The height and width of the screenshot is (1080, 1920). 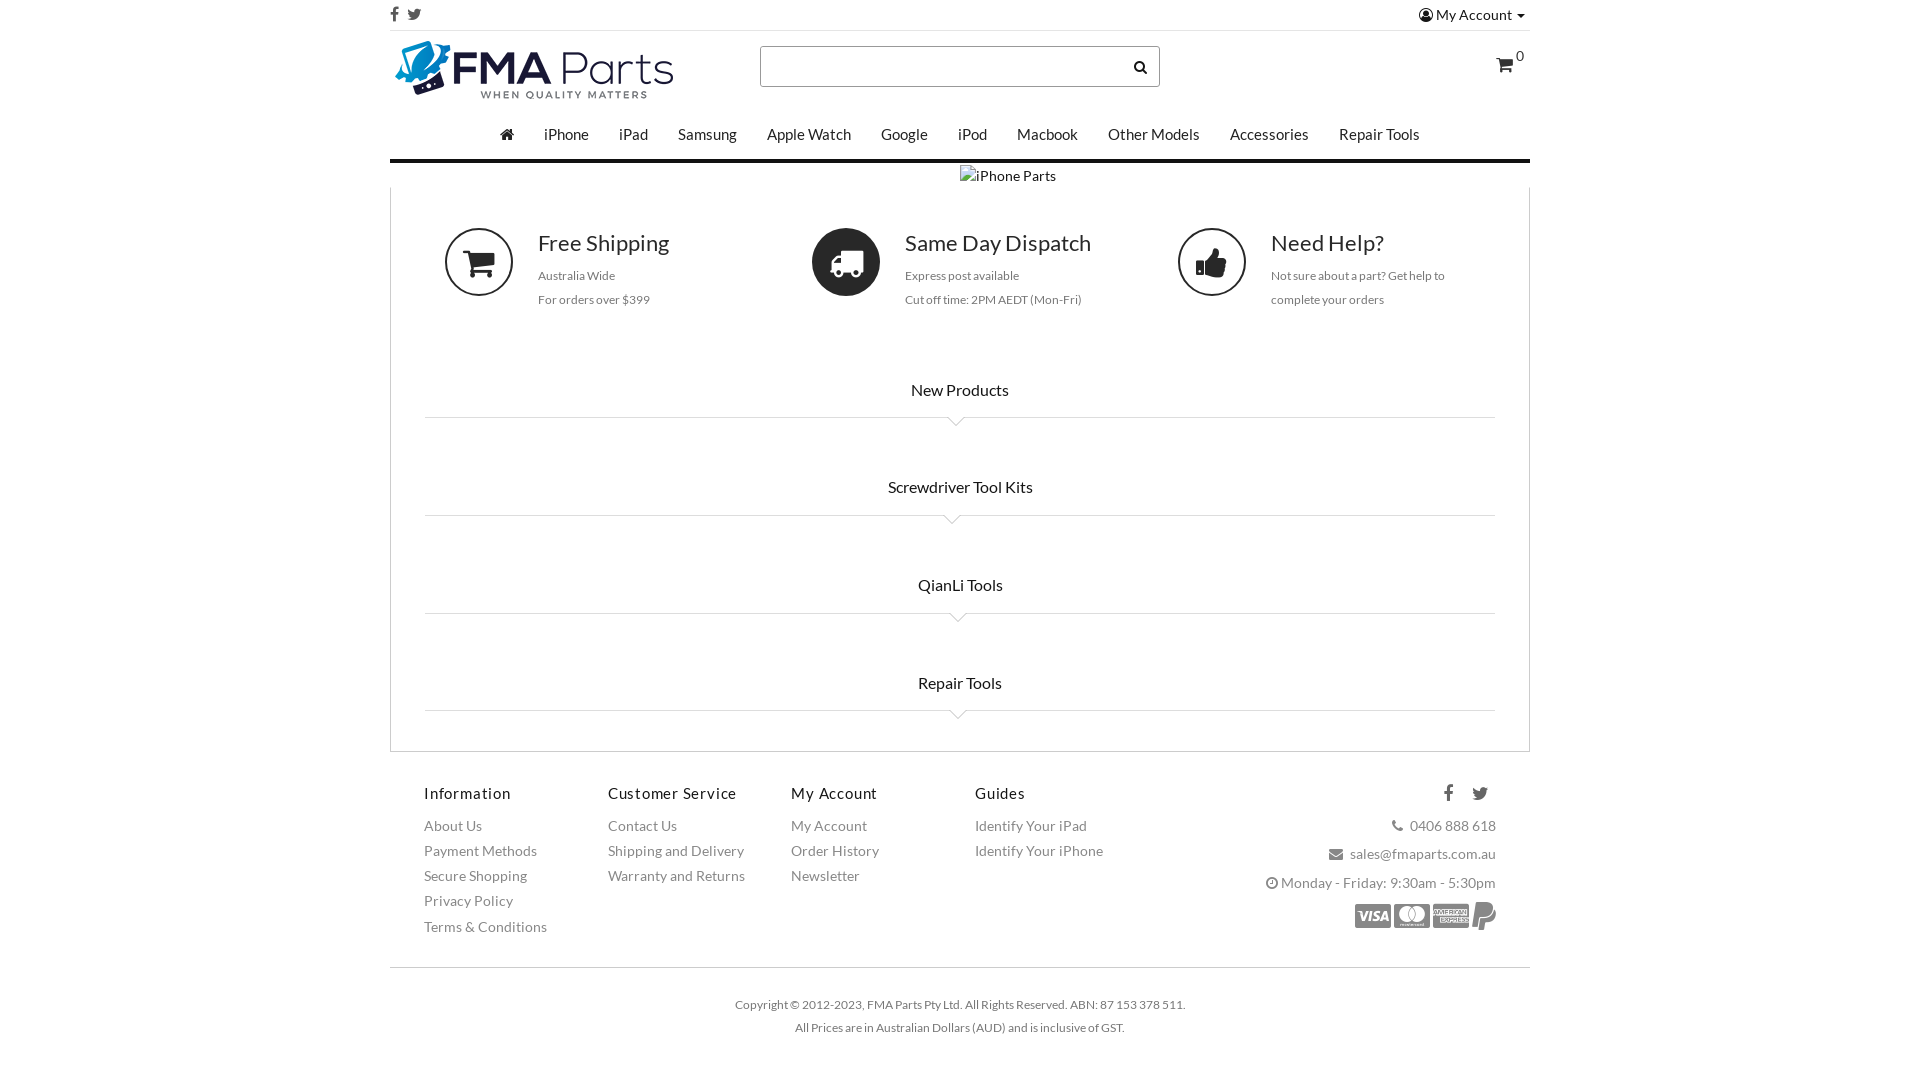 What do you see at coordinates (607, 874) in the screenshot?
I see `'Warranty and Returns'` at bounding box center [607, 874].